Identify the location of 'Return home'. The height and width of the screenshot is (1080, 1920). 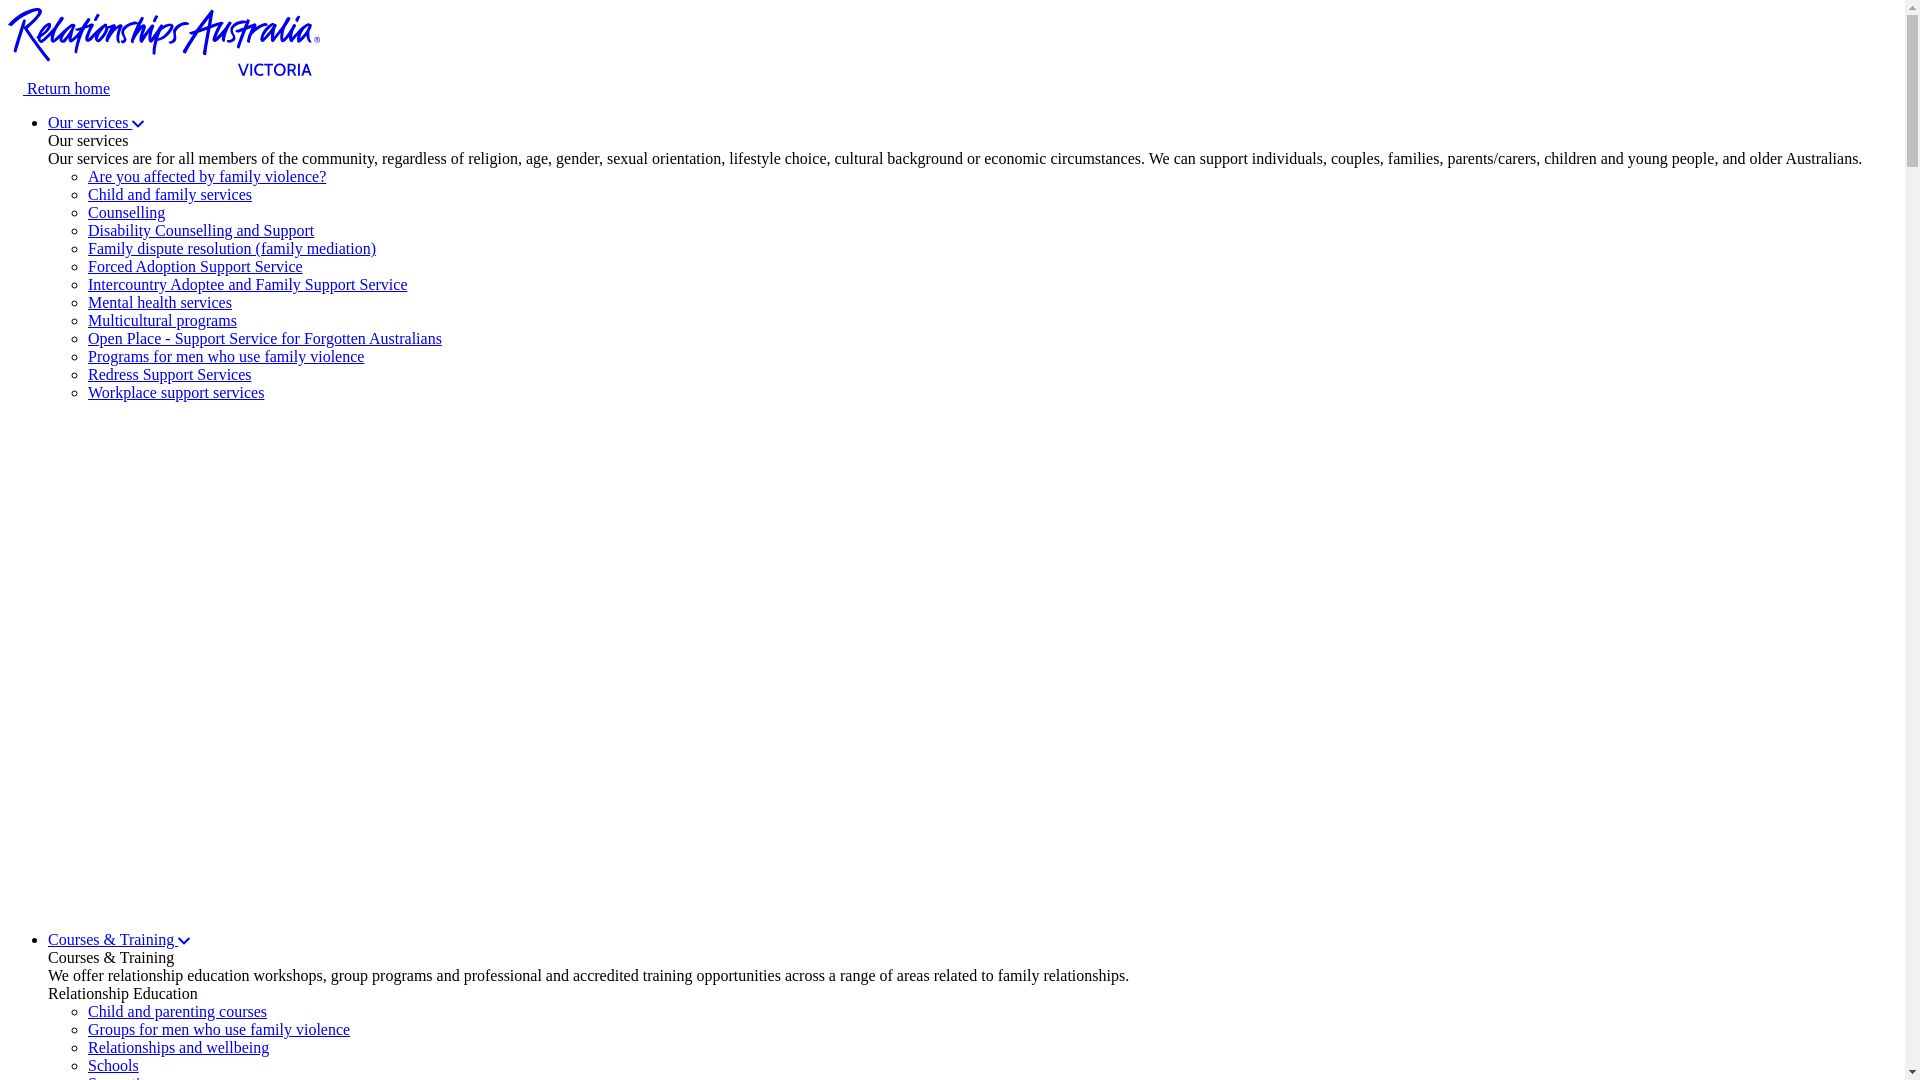
(951, 79).